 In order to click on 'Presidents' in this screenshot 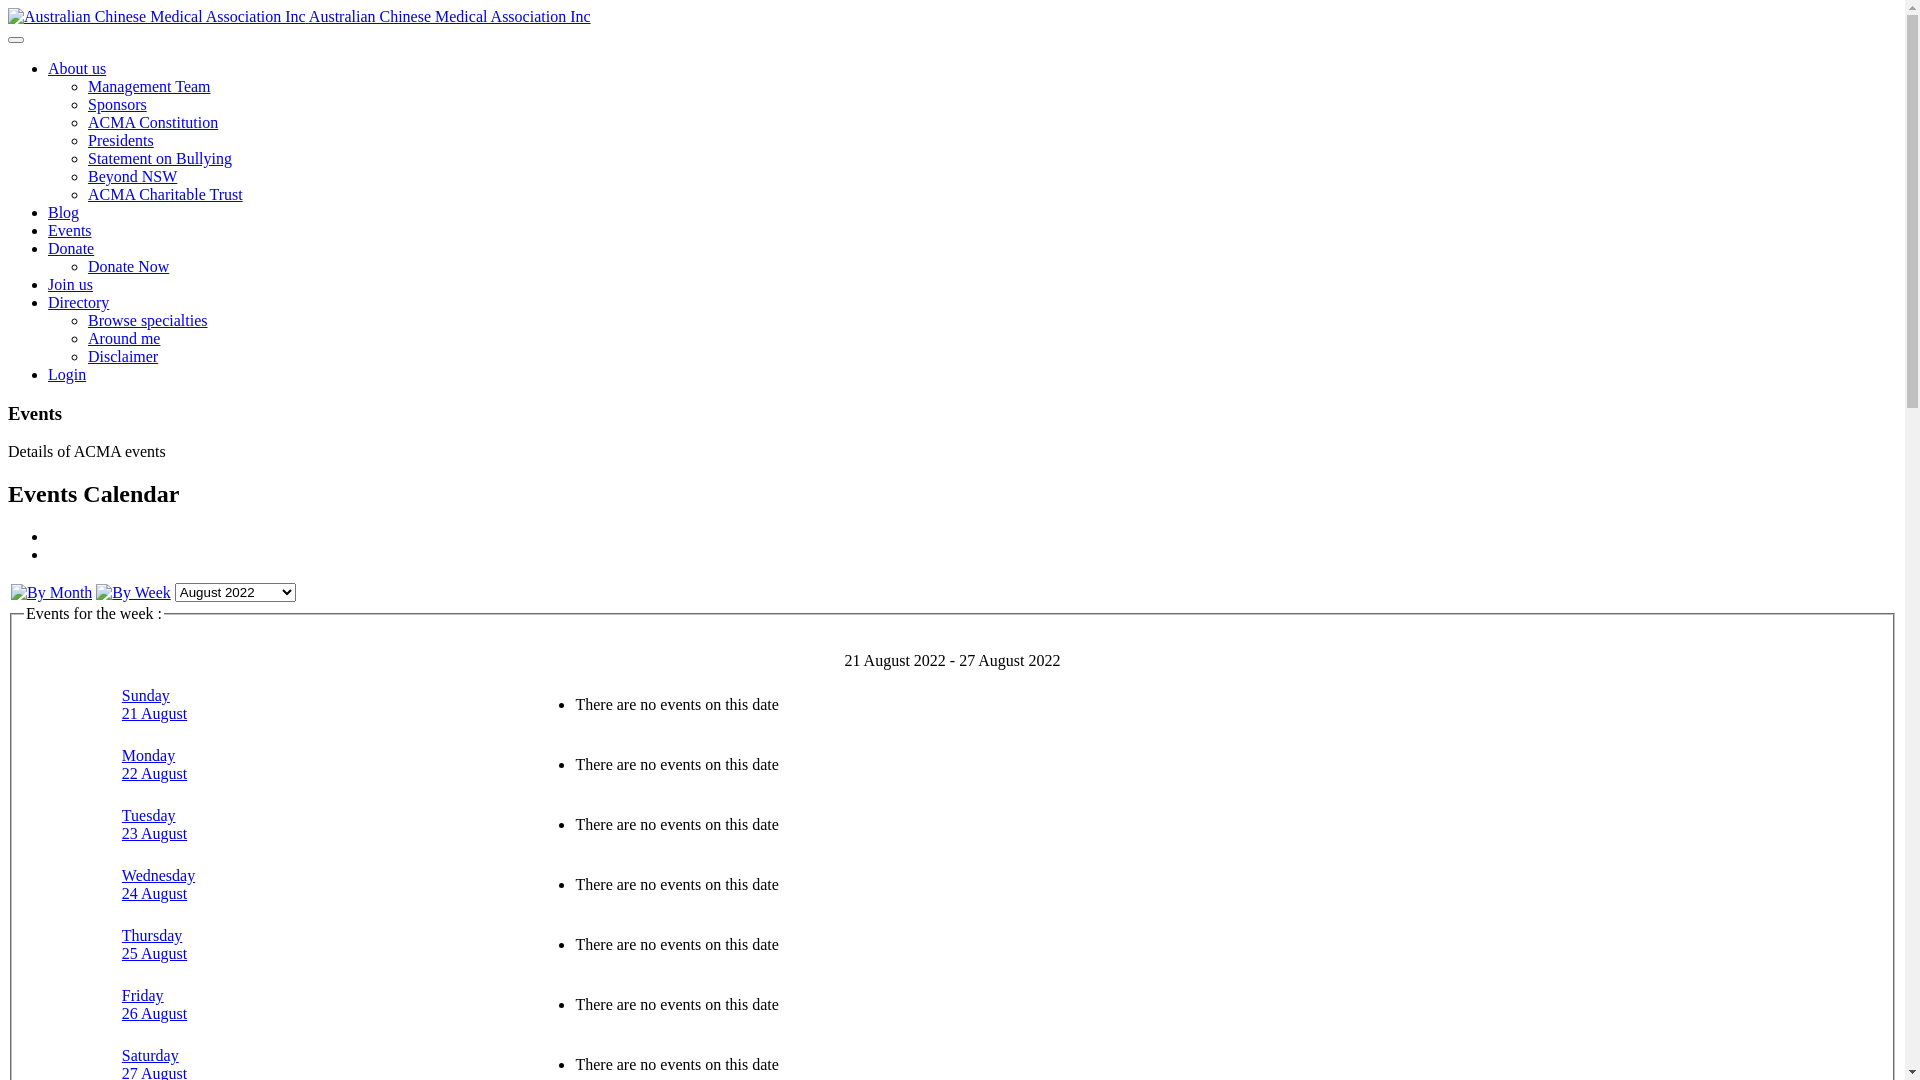, I will do `click(119, 139)`.